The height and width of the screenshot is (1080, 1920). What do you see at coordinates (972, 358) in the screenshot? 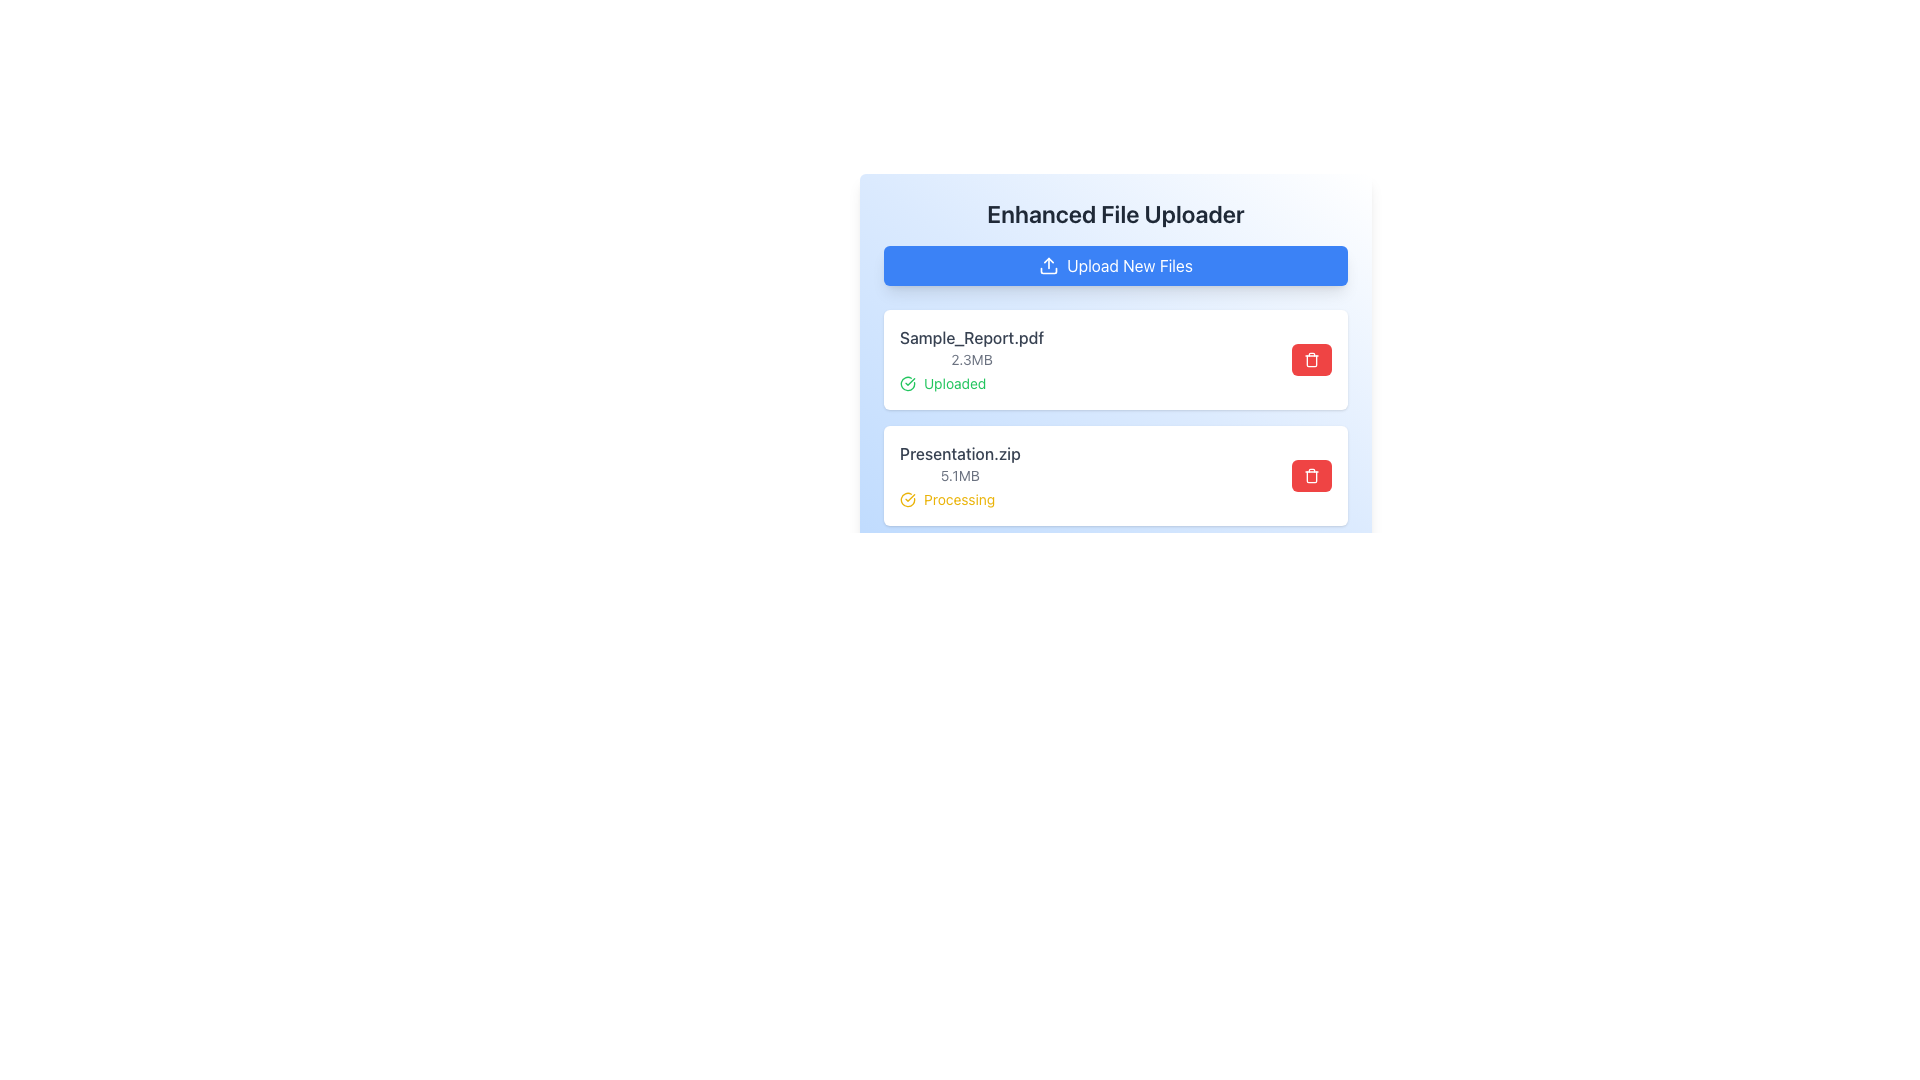
I see `the text element that provides information about the size of the file 'Sample_Report.pdf', which is 2.3MB, located between 'Sample_Report.pdf' and 'Uploaded'` at bounding box center [972, 358].